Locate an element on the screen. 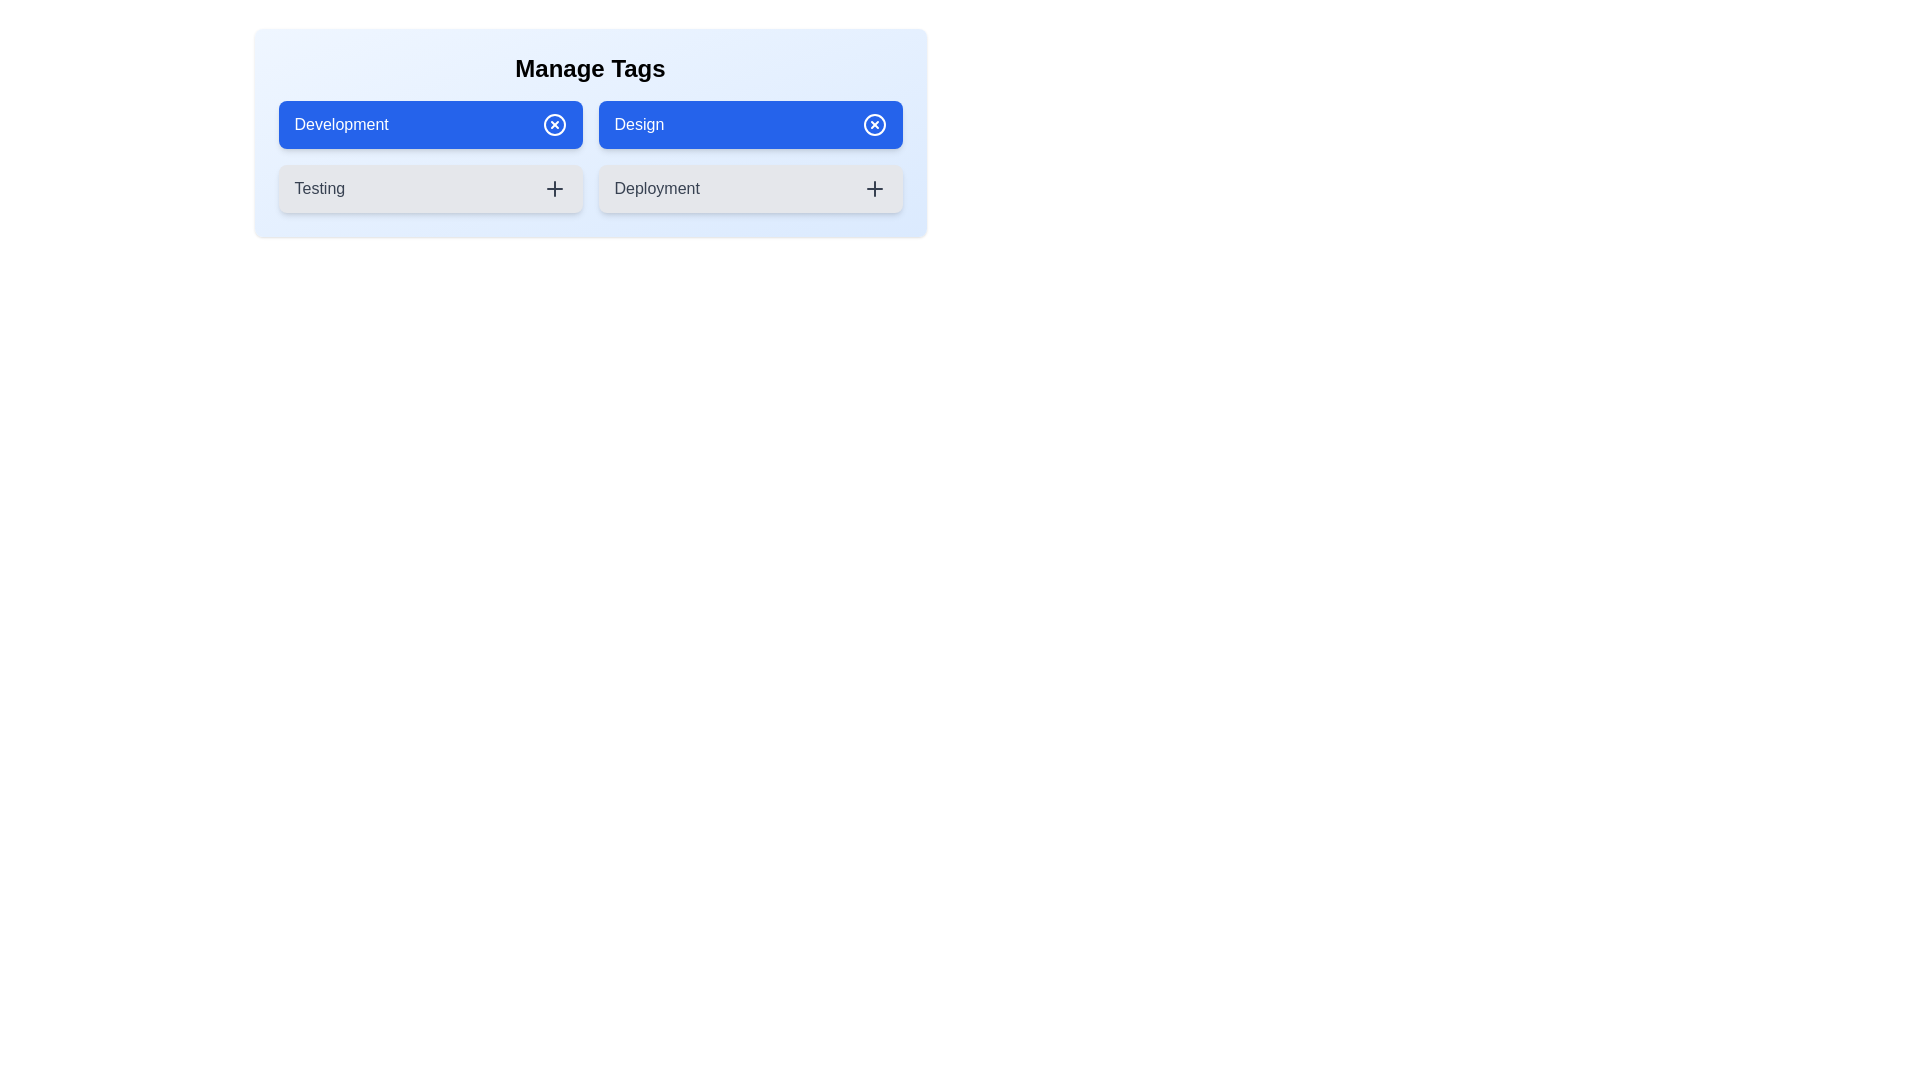  the tag labeled Design to toggle its state is located at coordinates (749, 124).